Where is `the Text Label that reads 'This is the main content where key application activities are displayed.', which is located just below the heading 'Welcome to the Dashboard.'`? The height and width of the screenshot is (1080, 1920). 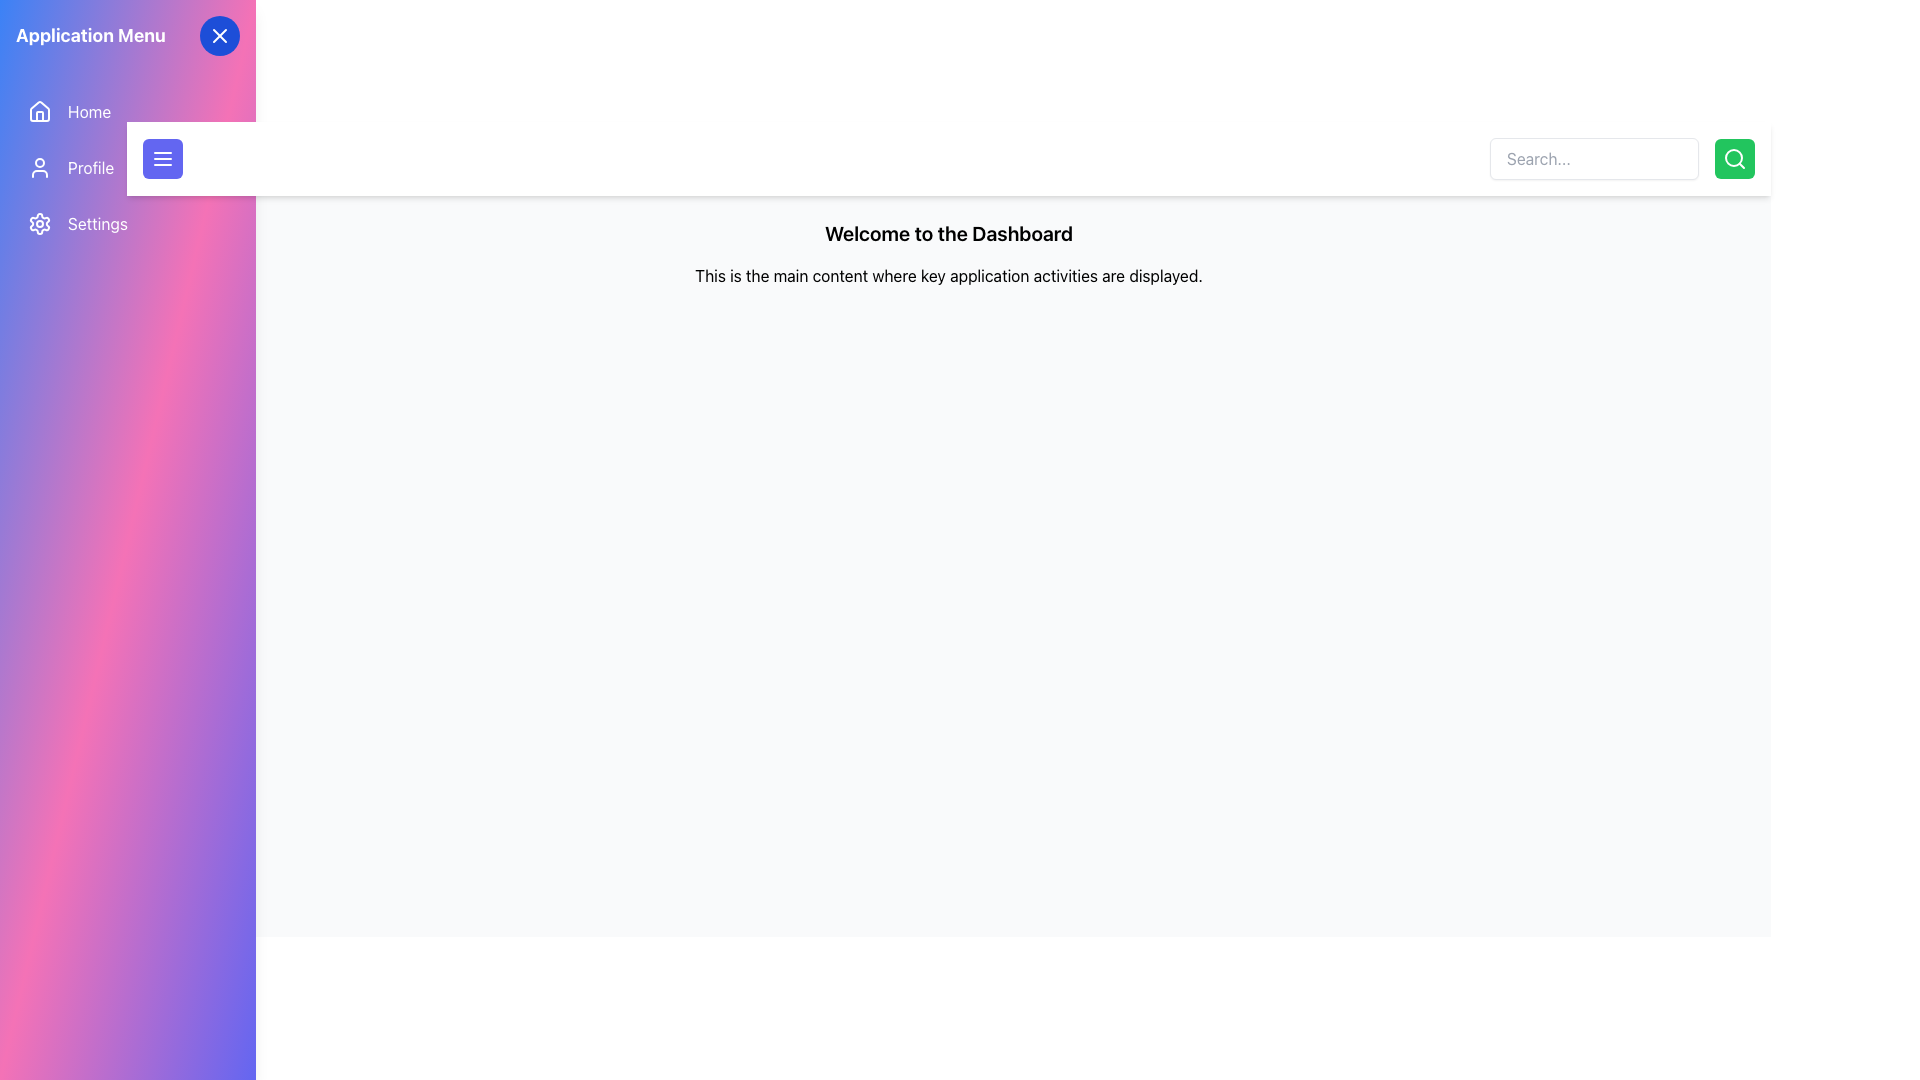 the Text Label that reads 'This is the main content where key application activities are displayed.', which is located just below the heading 'Welcome to the Dashboard.' is located at coordinates (948, 276).